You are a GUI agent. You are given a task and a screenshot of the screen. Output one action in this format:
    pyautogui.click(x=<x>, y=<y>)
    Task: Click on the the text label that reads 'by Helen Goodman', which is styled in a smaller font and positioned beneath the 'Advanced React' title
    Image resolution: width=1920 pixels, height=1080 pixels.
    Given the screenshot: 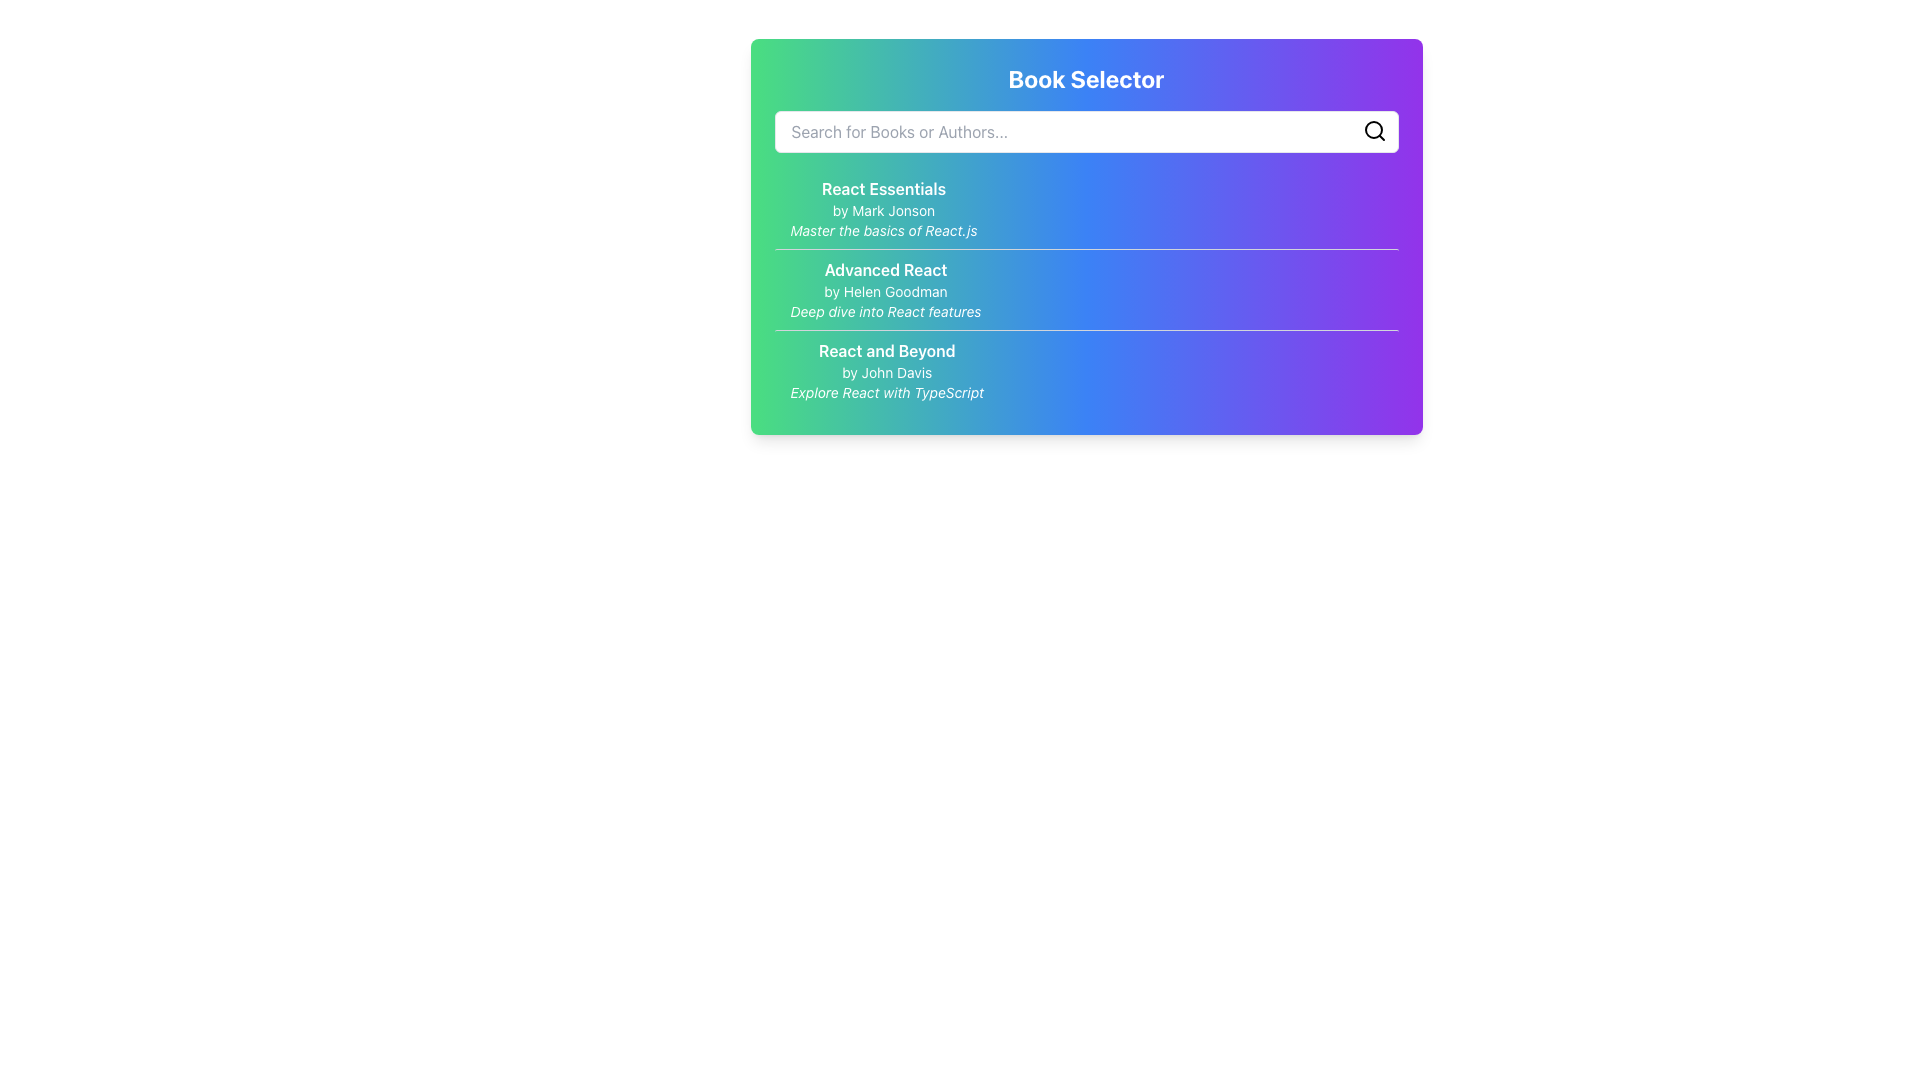 What is the action you would take?
    pyautogui.click(x=885, y=292)
    